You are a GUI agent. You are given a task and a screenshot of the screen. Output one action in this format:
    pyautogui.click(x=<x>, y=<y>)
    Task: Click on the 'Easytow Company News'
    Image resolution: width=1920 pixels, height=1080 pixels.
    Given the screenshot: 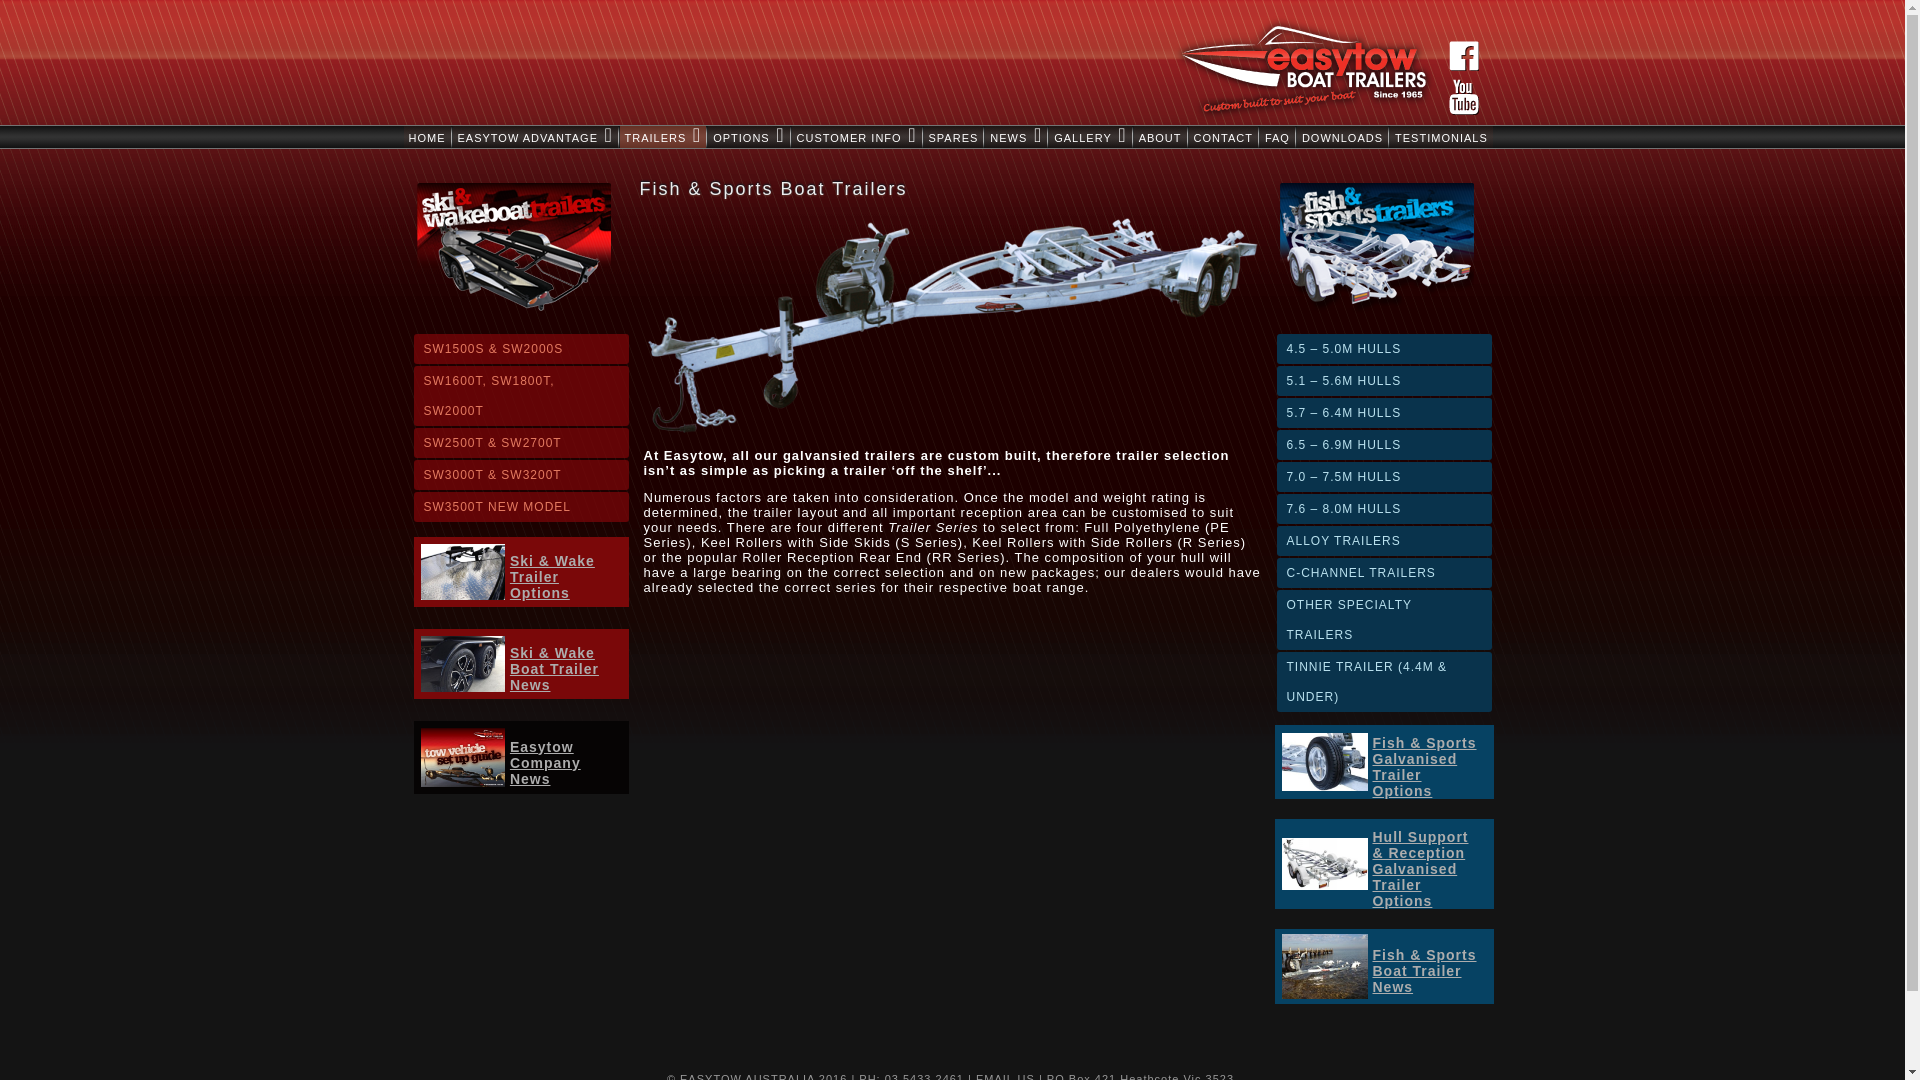 What is the action you would take?
    pyautogui.click(x=545, y=763)
    